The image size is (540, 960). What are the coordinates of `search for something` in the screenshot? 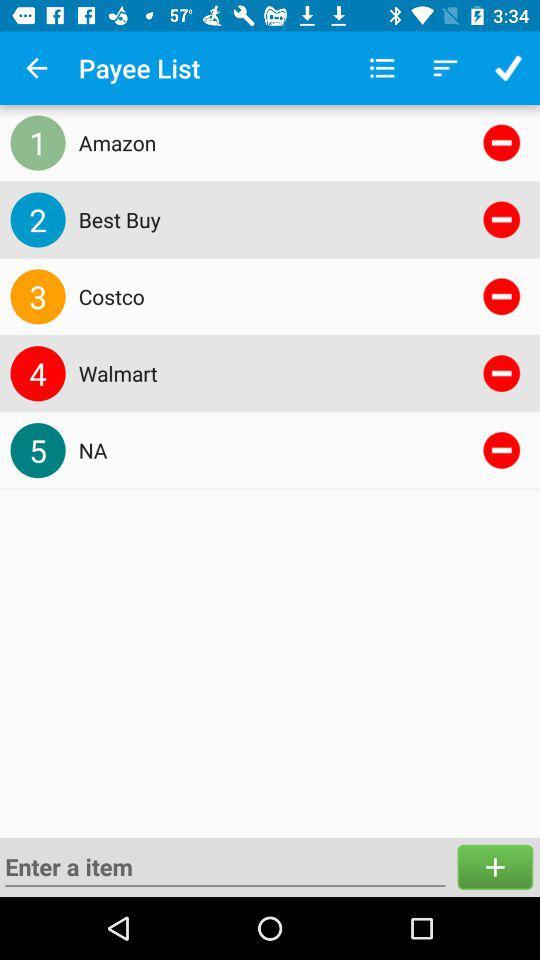 It's located at (224, 866).